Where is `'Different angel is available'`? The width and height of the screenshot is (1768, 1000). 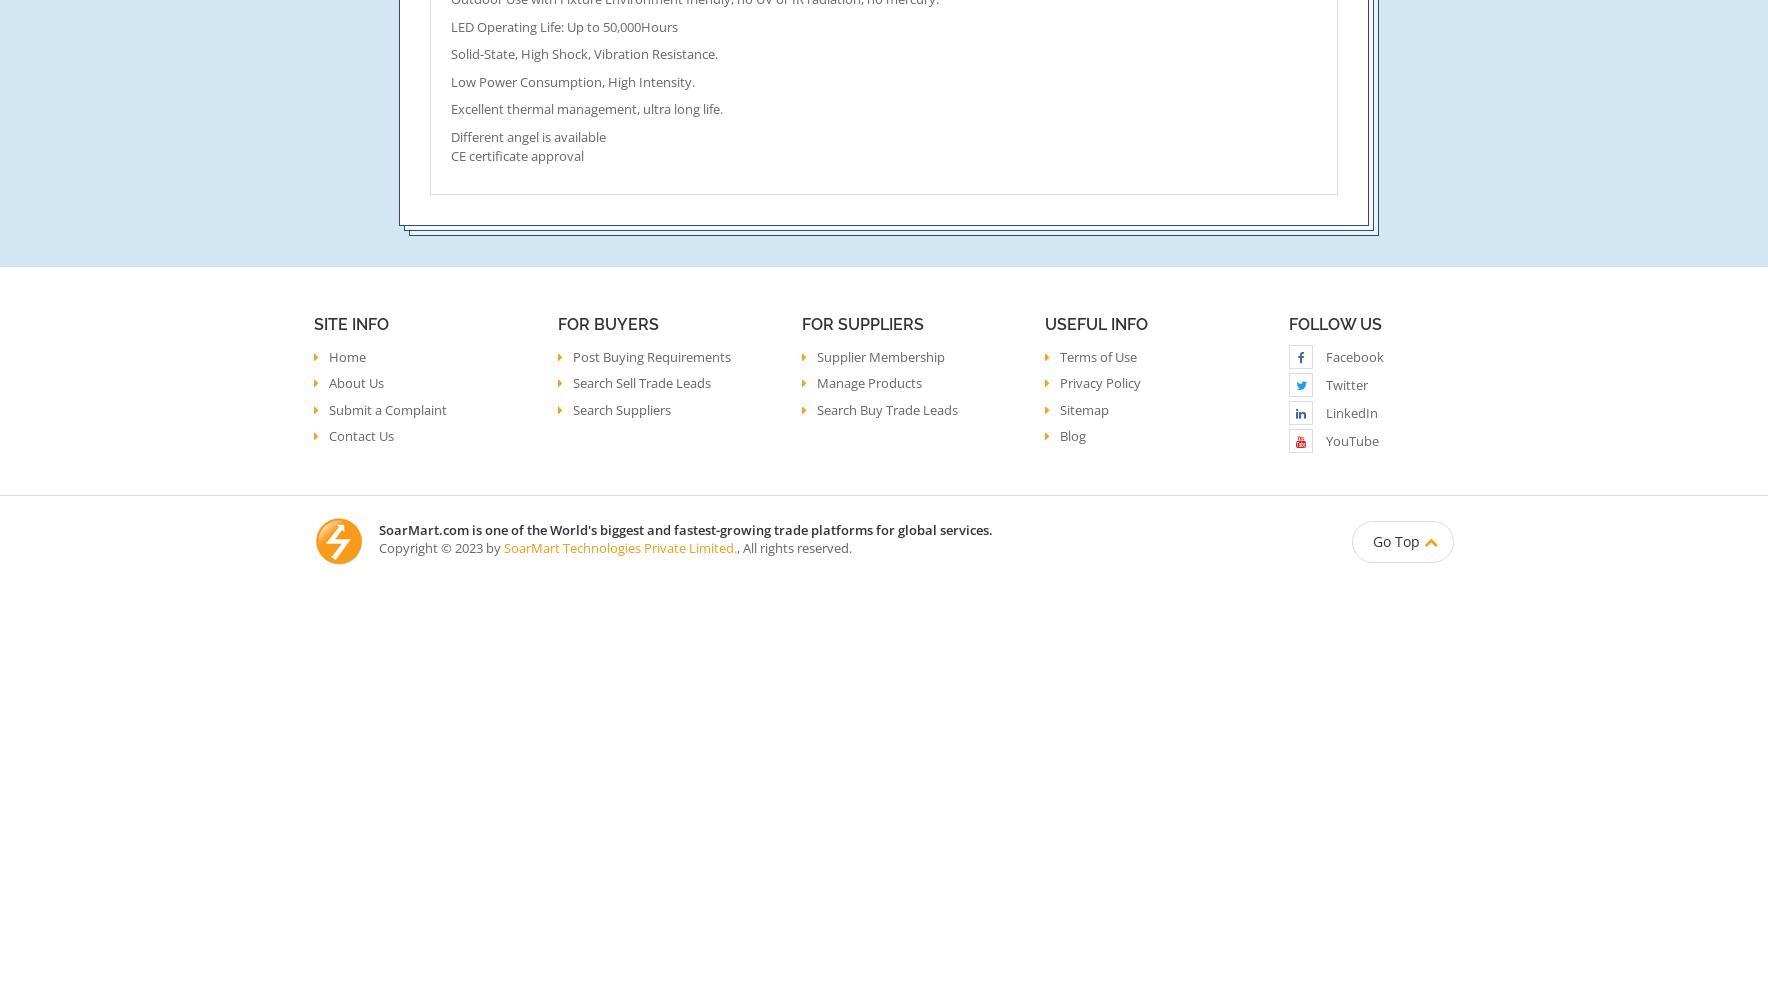 'Different angel is available' is located at coordinates (527, 137).